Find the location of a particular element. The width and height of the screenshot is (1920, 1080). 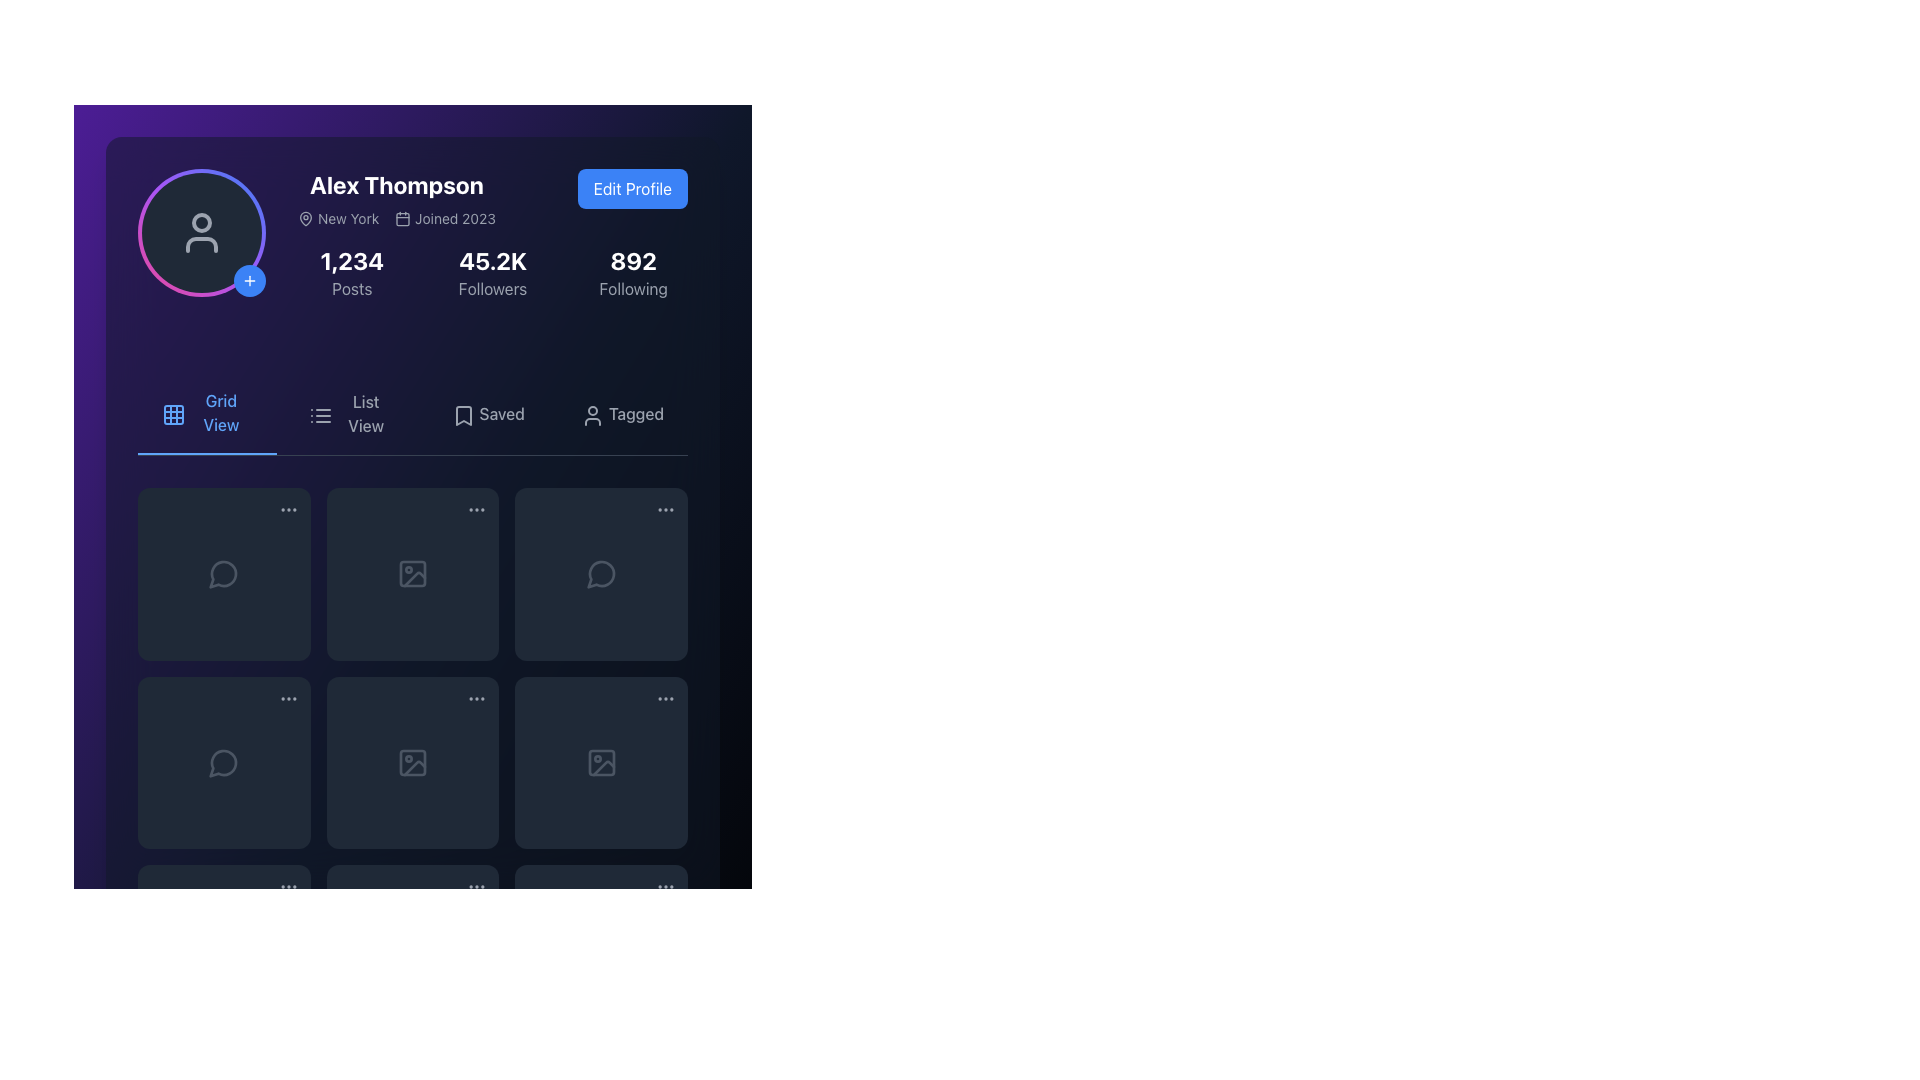

the Icon Button located to the left of the 'Grid View' text is located at coordinates (172, 411).